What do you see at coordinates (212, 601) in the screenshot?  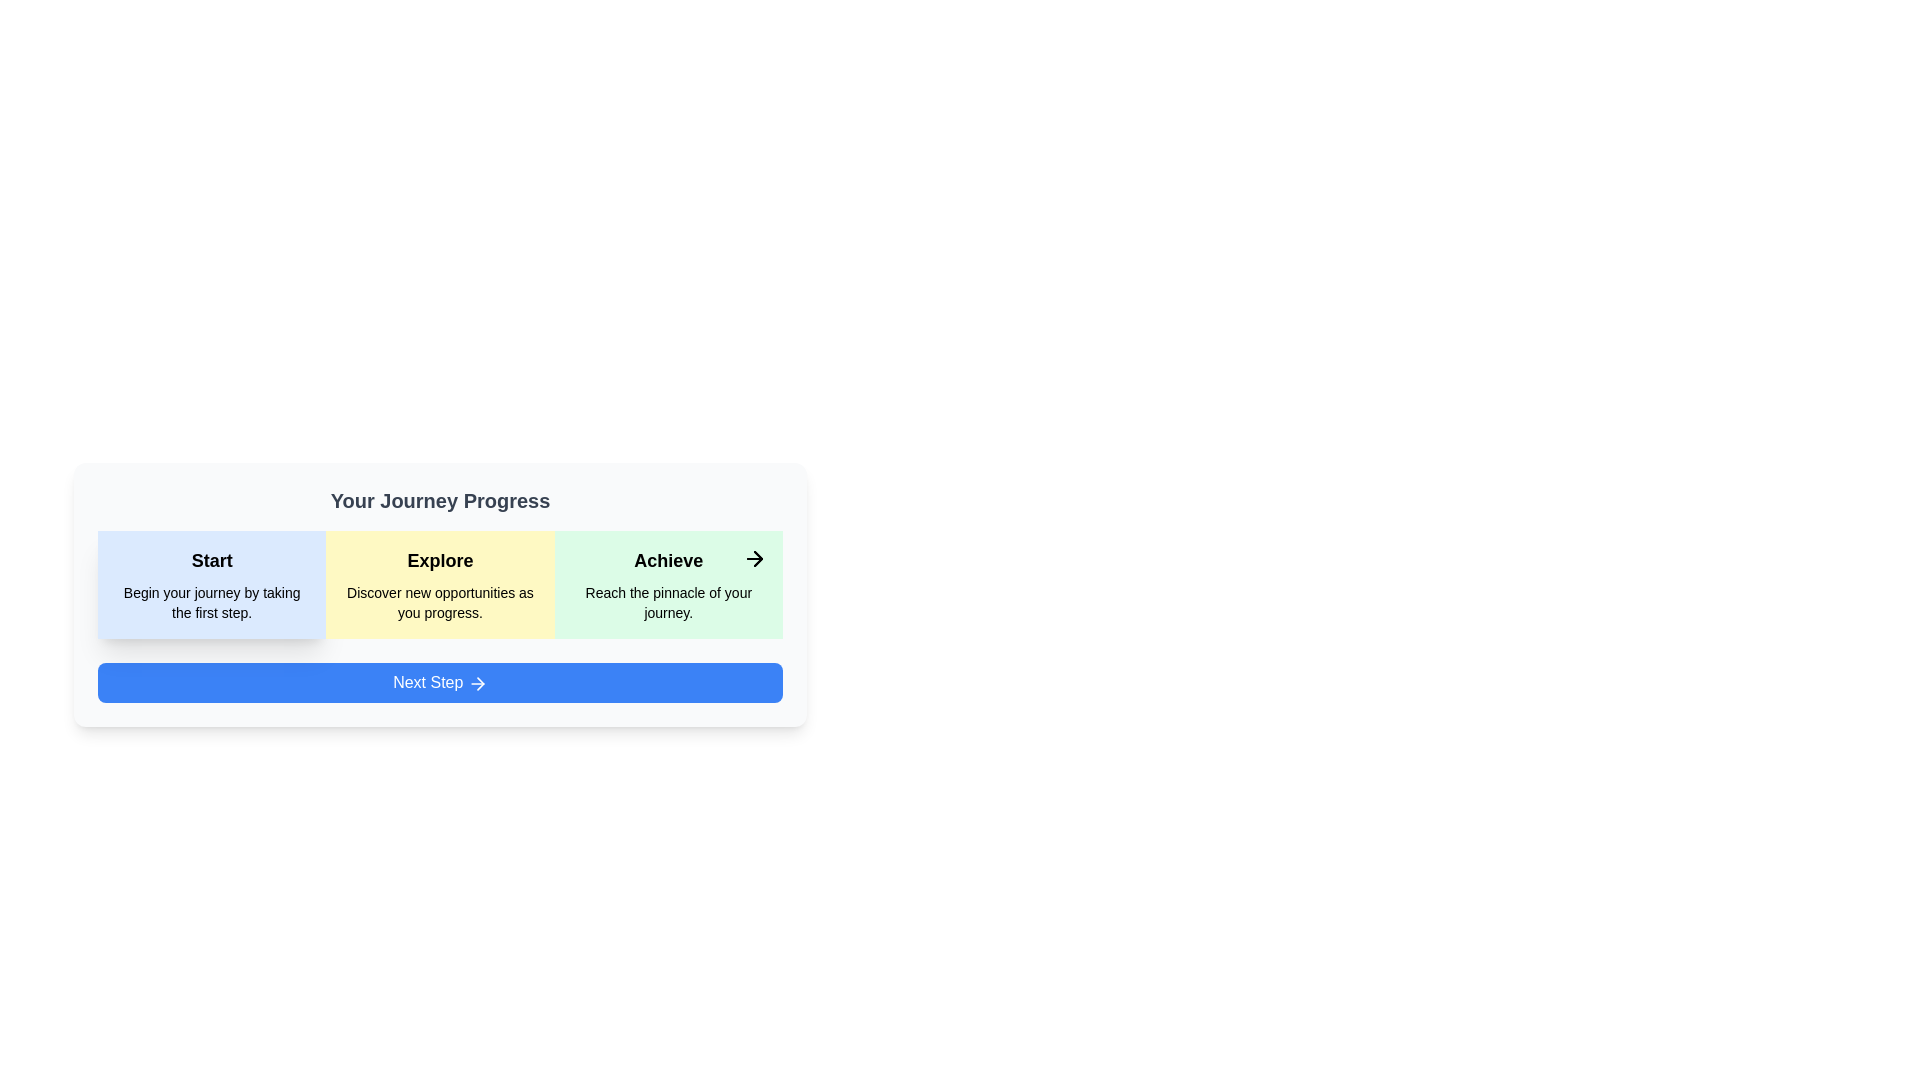 I see `the Text label containing the message 'Begin your journey by taking the first step.' located below the heading 'Start' in the left section with a blue background` at bounding box center [212, 601].